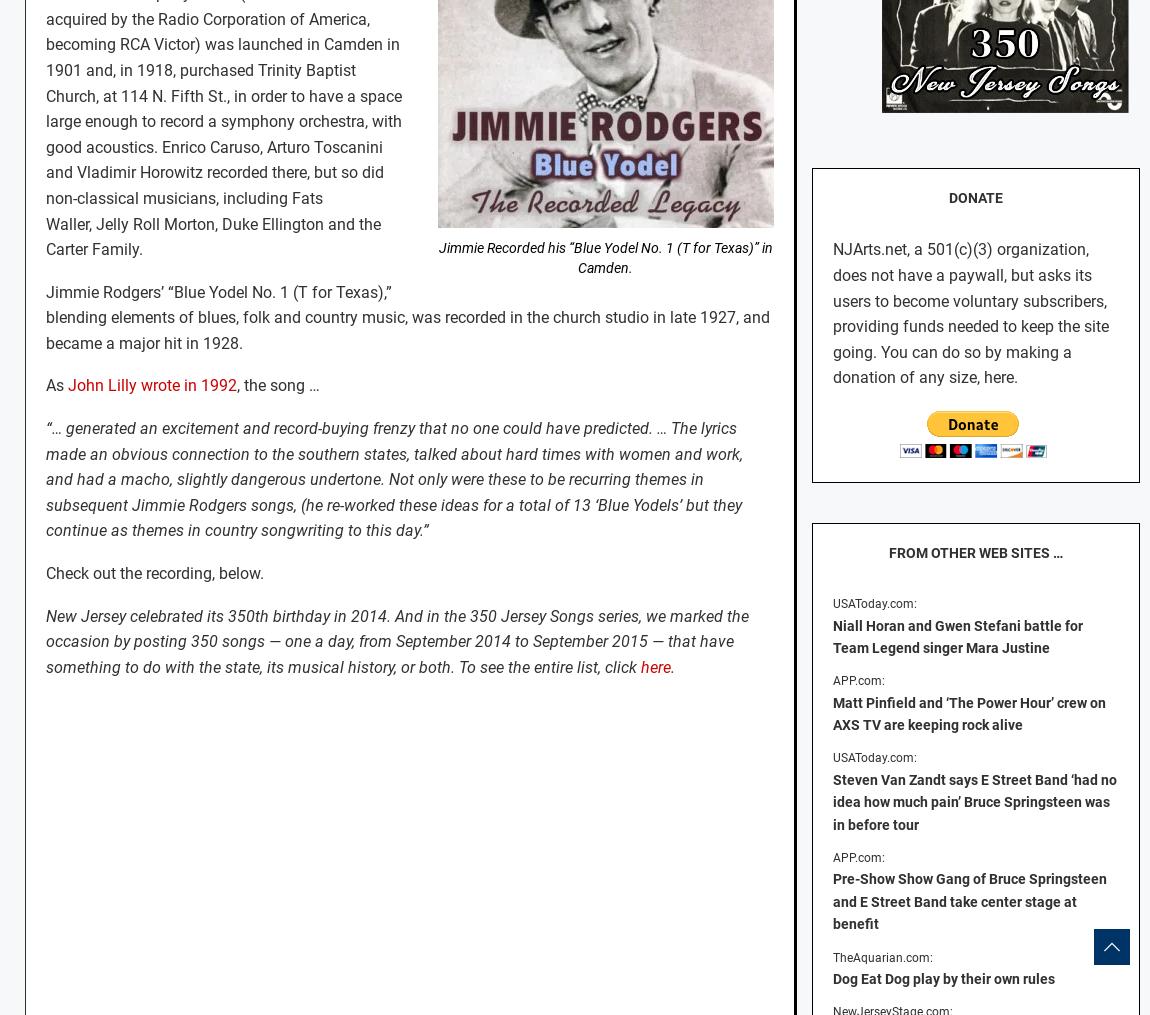 This screenshot has height=1015, width=1150. Describe the element at coordinates (45, 385) in the screenshot. I see `'As'` at that location.